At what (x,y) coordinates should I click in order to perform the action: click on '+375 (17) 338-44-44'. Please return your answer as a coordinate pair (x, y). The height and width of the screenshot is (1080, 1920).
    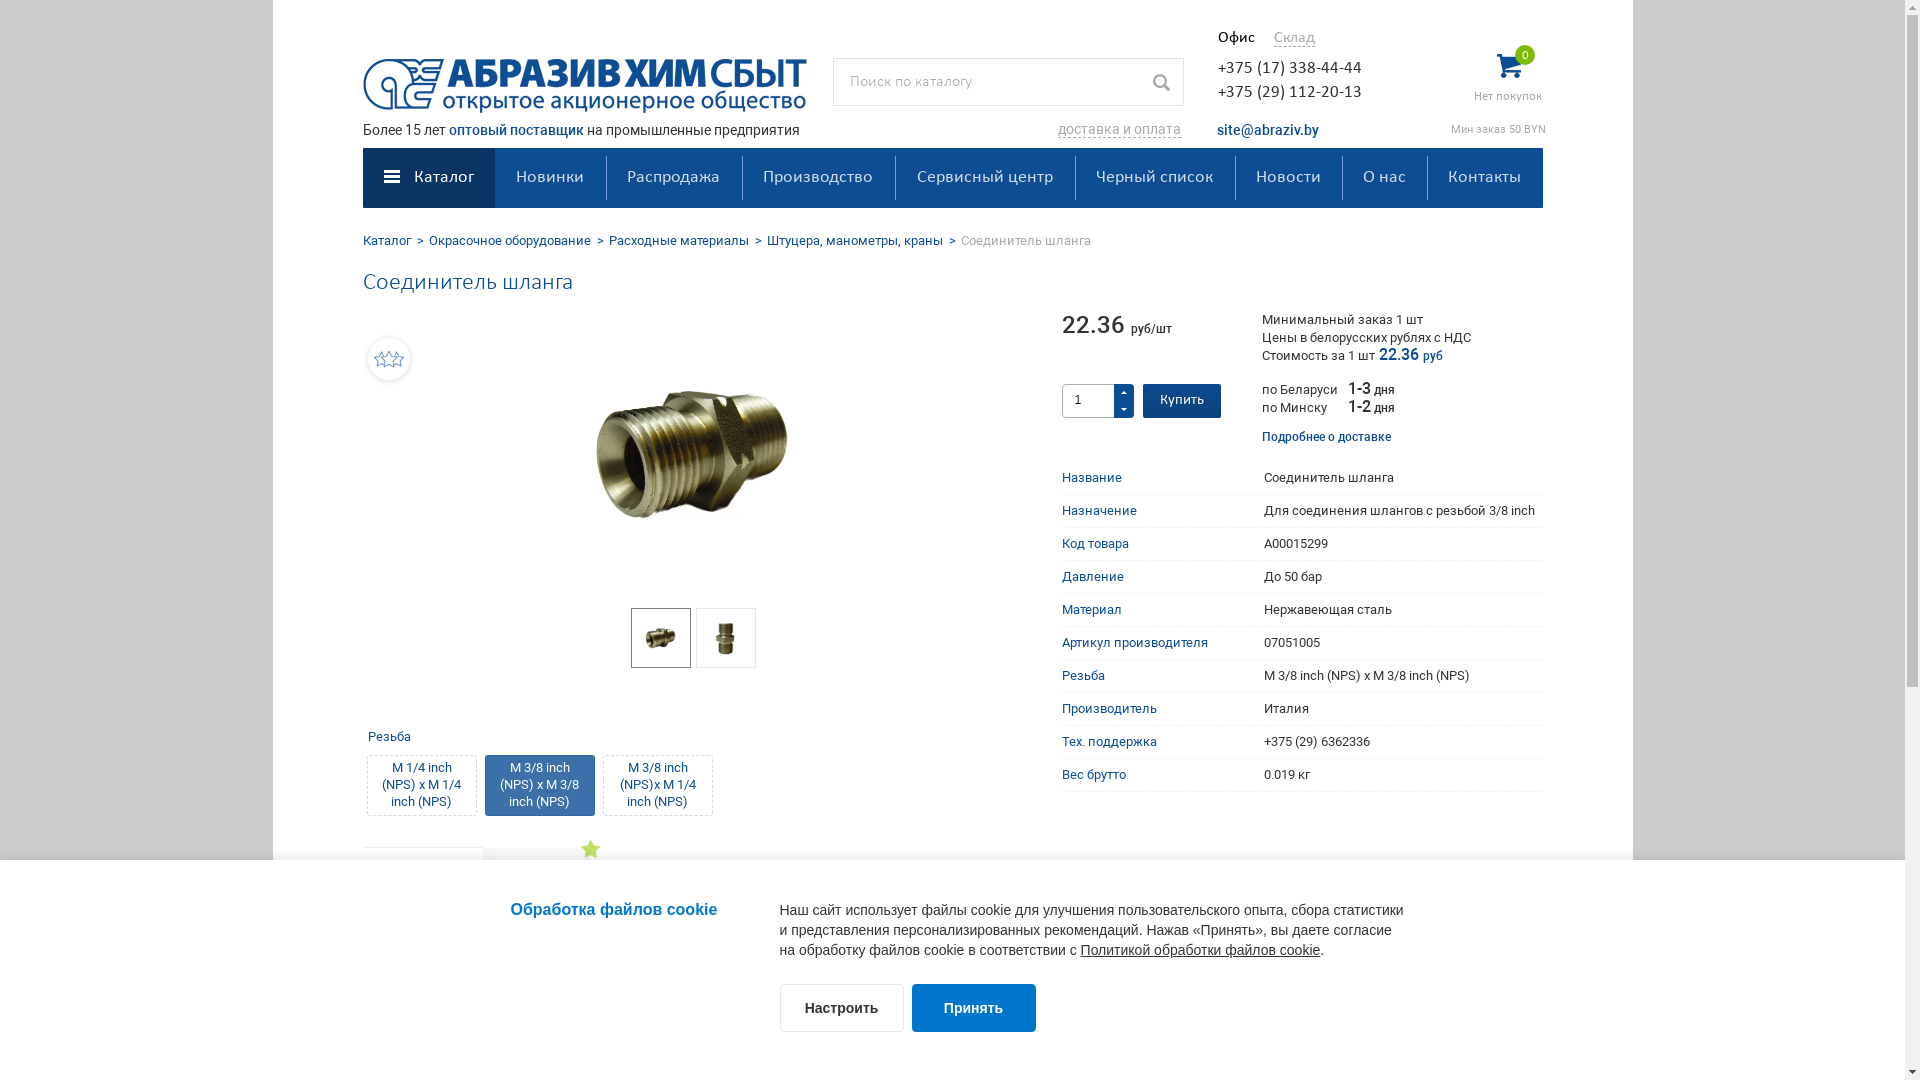
    Looking at the image, I should click on (1290, 67).